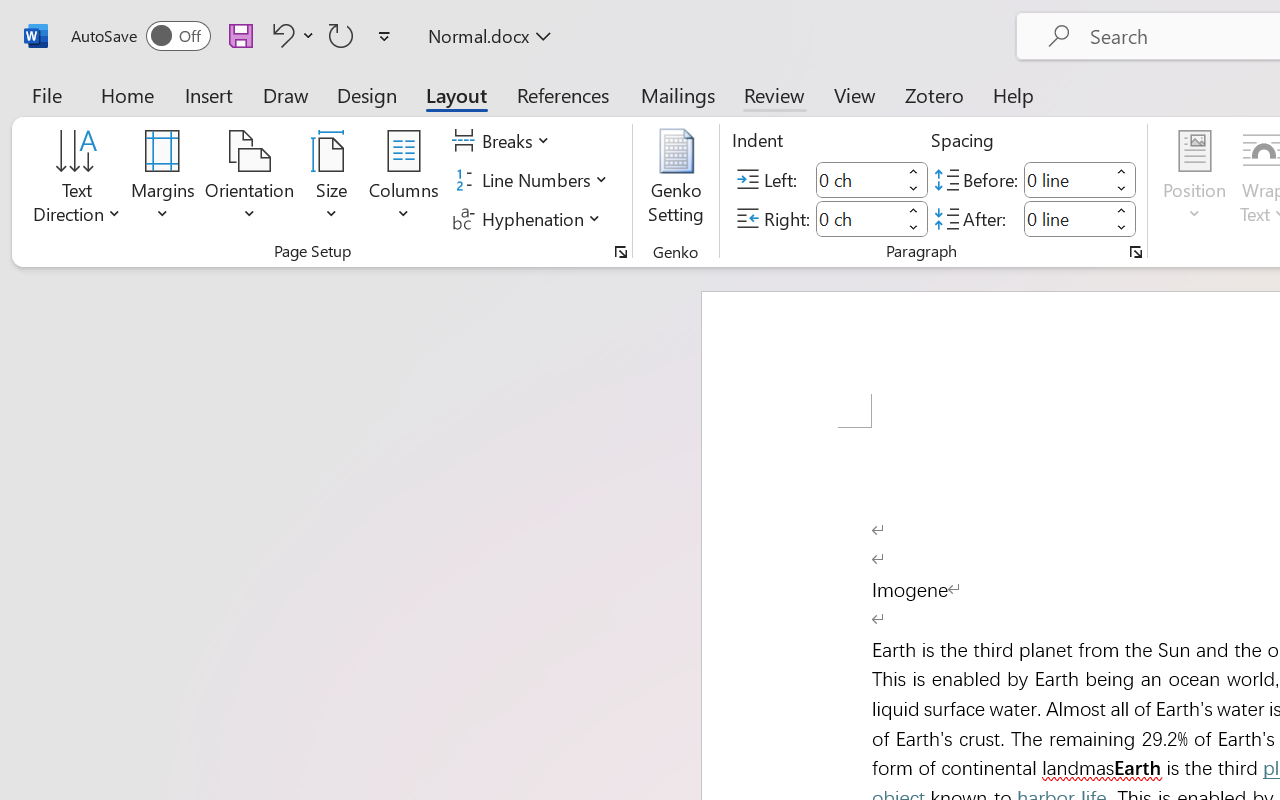  What do you see at coordinates (858, 178) in the screenshot?
I see `'Indent Left'` at bounding box center [858, 178].